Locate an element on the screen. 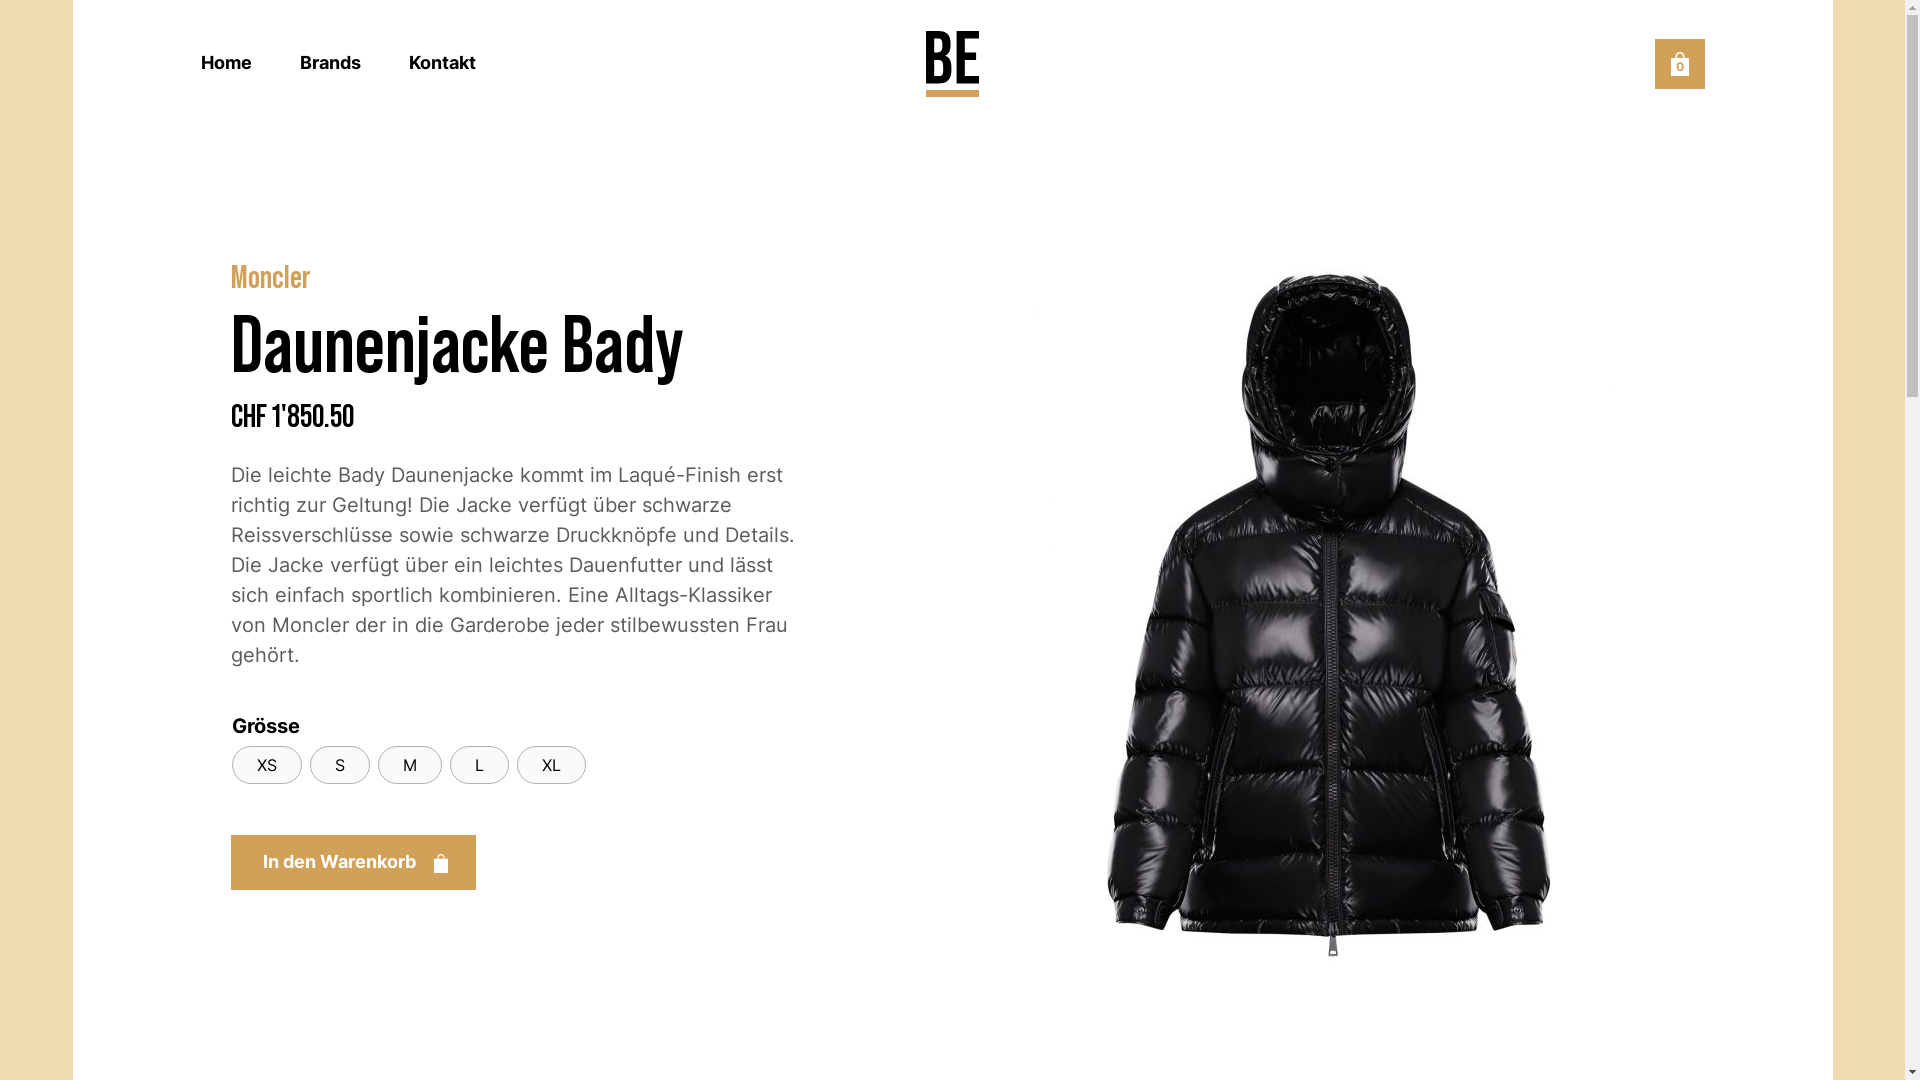 Image resolution: width=1920 pixels, height=1080 pixels. 'Brands' is located at coordinates (298, 61).